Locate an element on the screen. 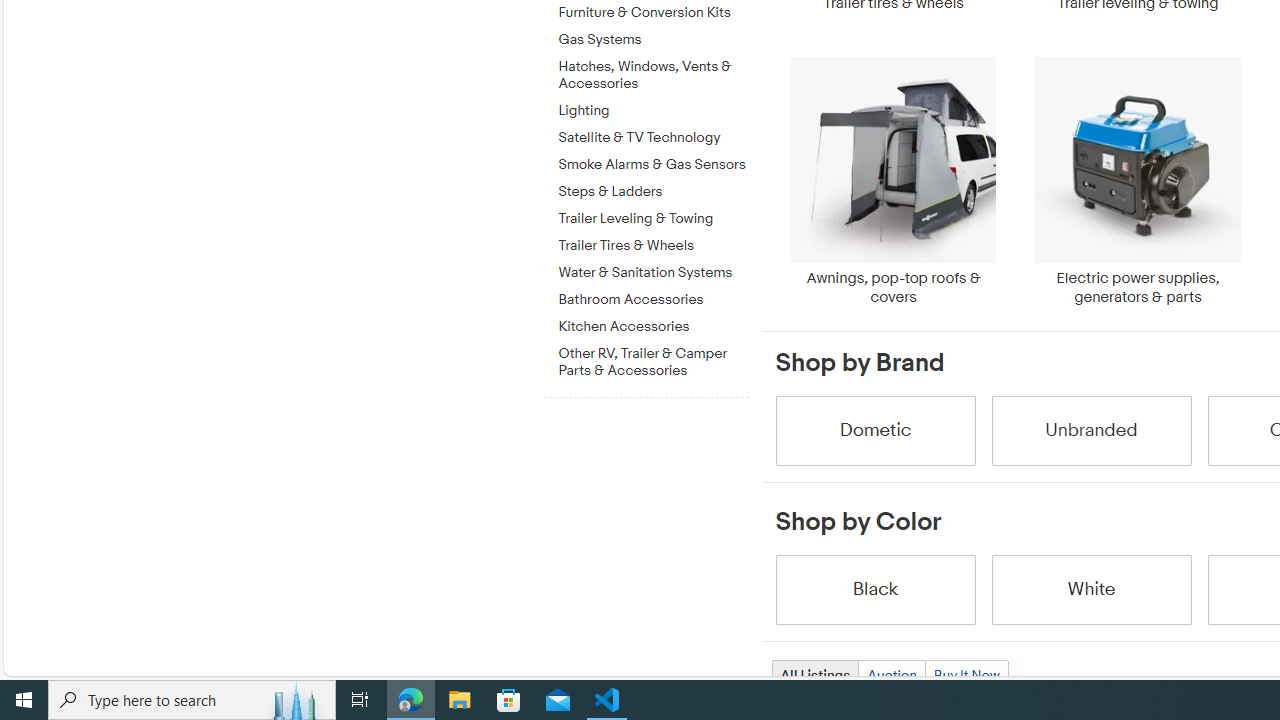 The height and width of the screenshot is (720, 1280). 'Satellite & TV Technology' is located at coordinates (653, 134).